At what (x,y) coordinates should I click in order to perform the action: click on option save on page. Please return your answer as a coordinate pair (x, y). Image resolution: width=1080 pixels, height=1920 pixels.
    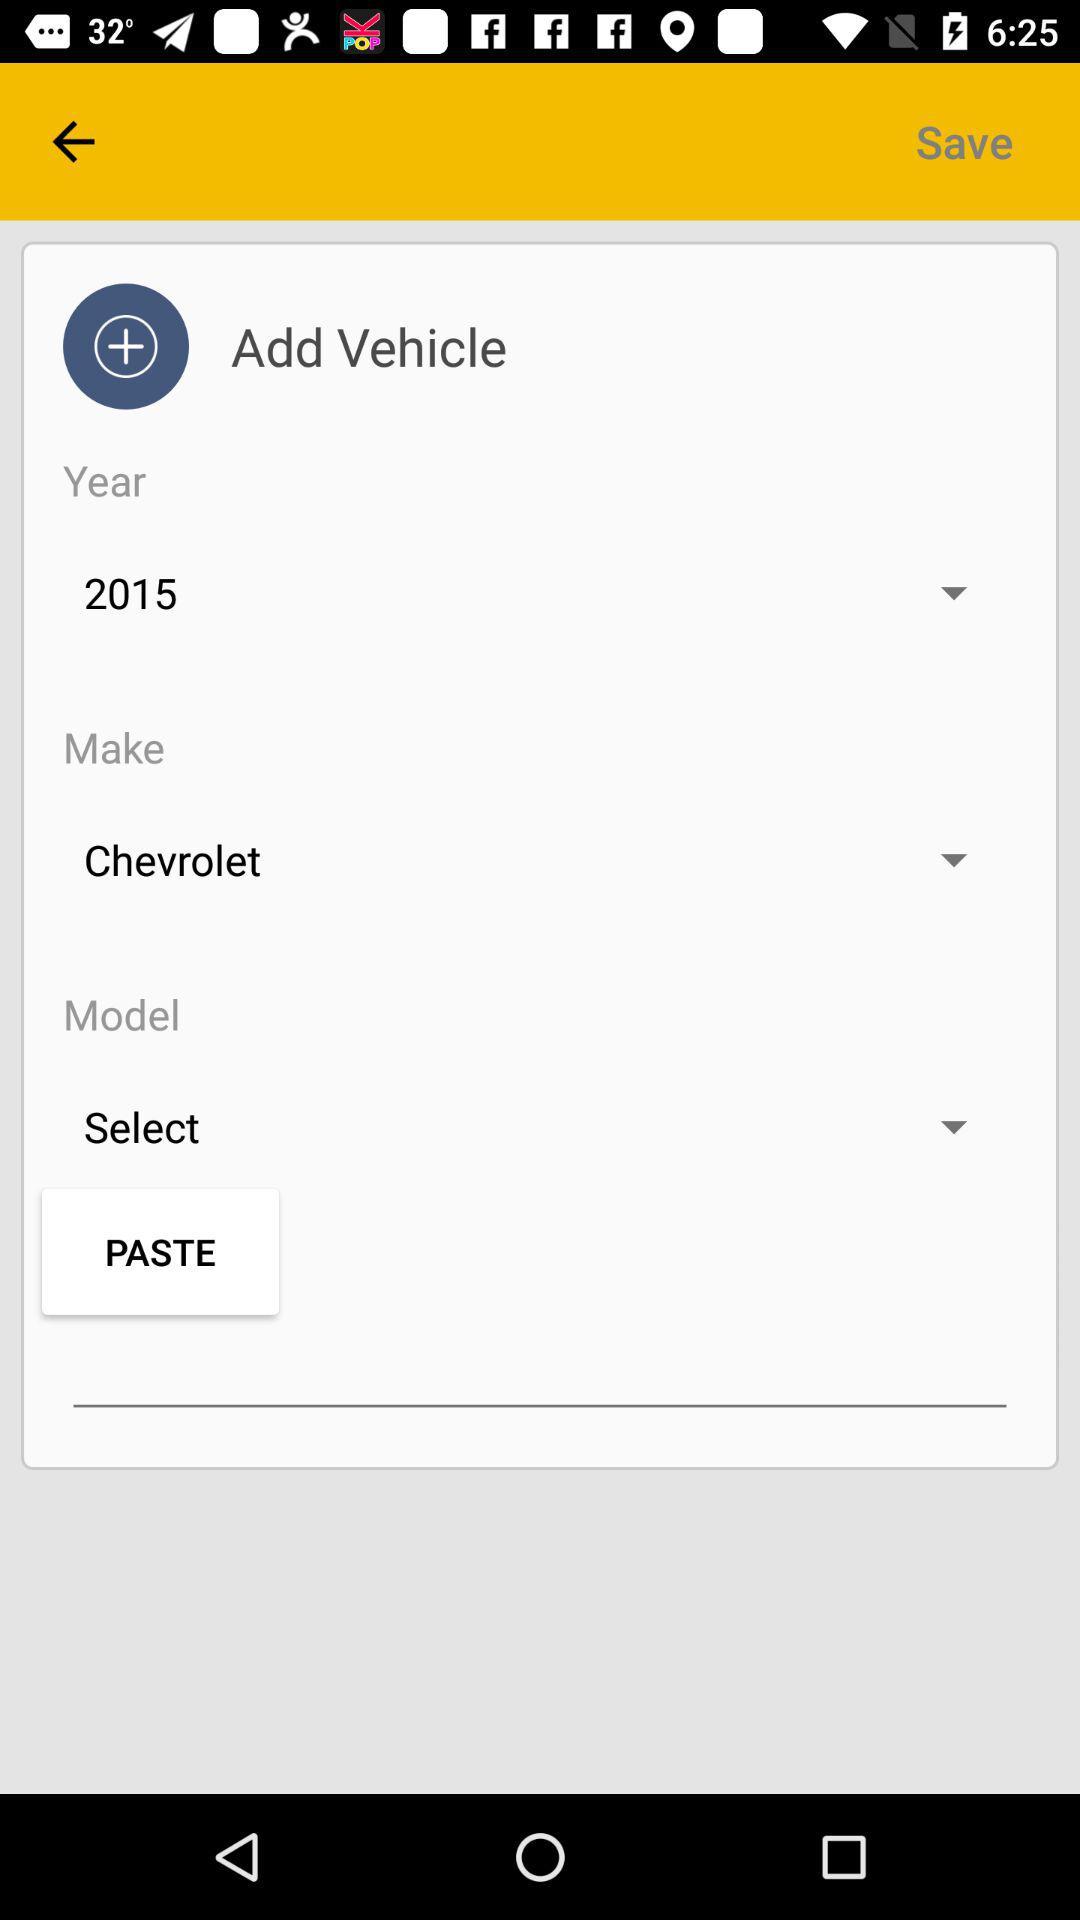
    Looking at the image, I should click on (963, 141).